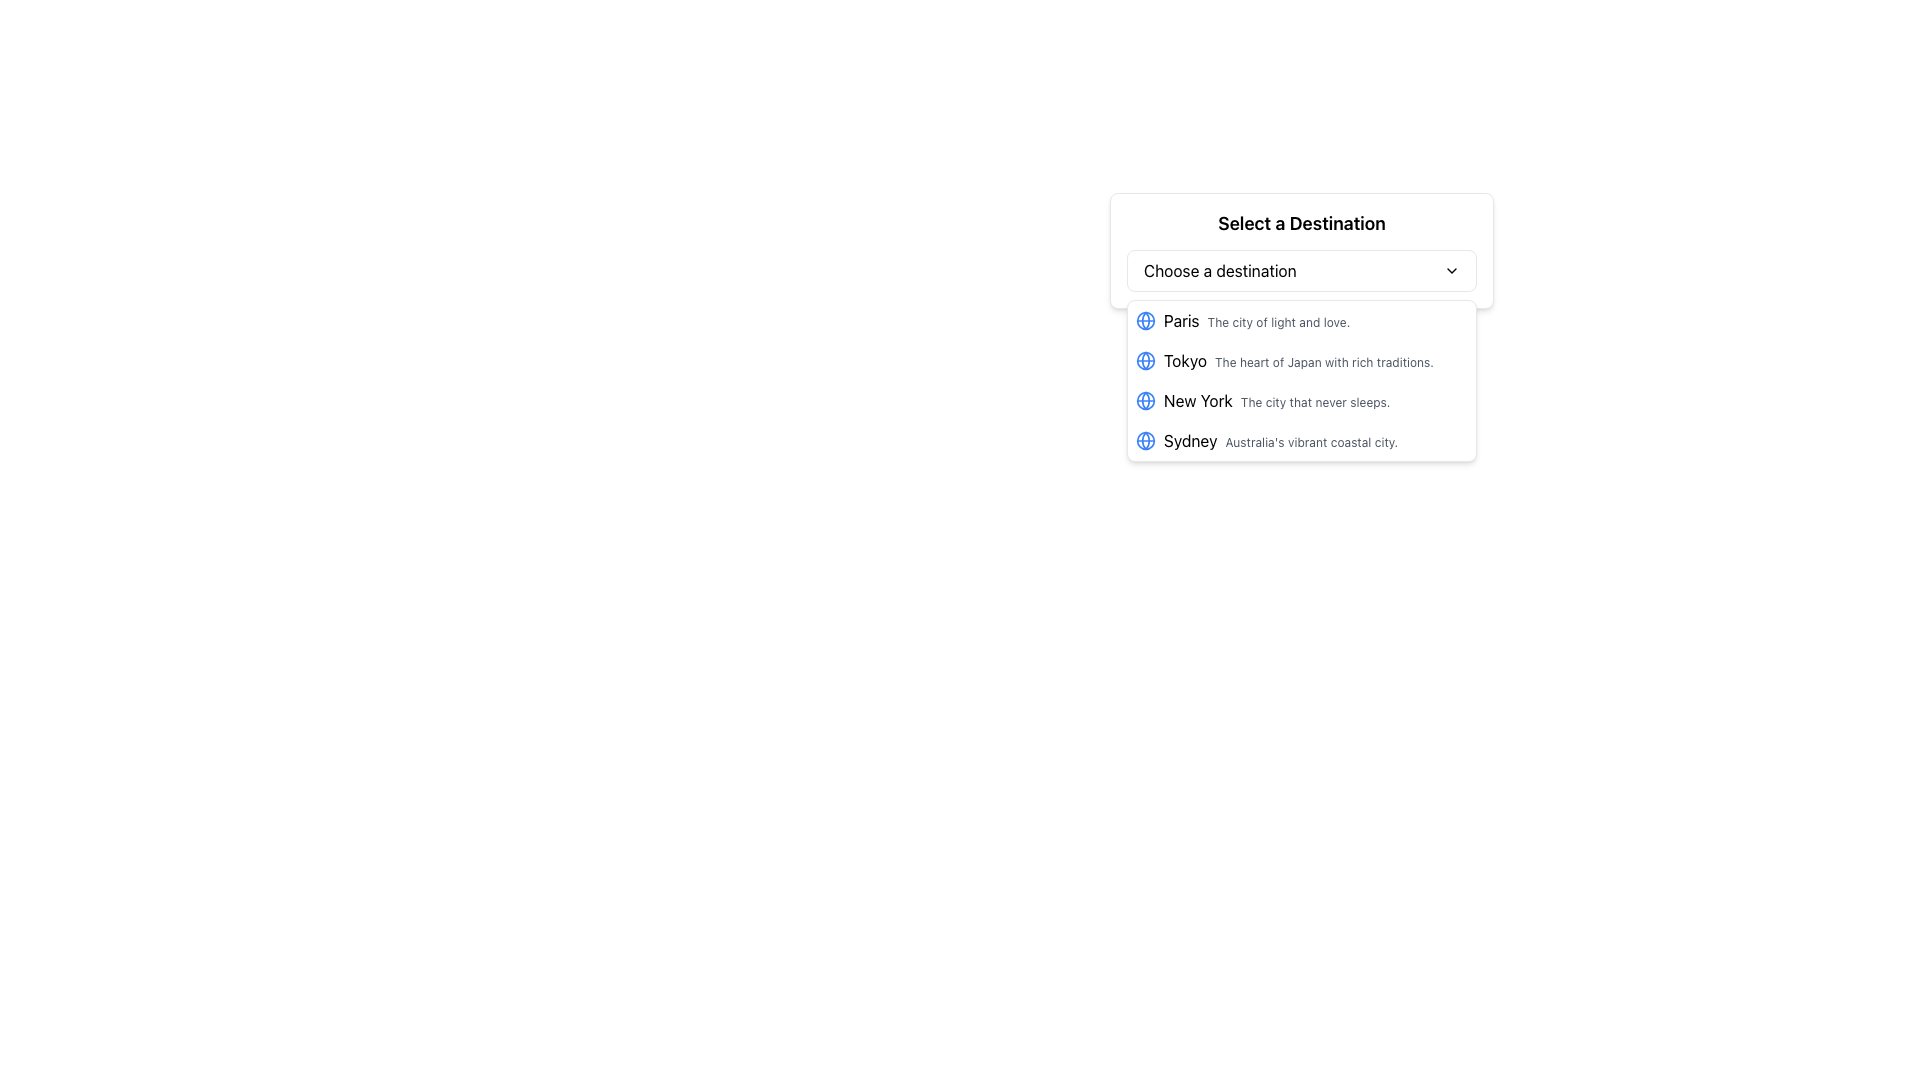 The width and height of the screenshot is (1920, 1080). I want to click on blue circular globe icon representing latitude and longitude, located to the left of the text 'Tokyo The heart of Japan with rich traditions.', so click(1146, 361).